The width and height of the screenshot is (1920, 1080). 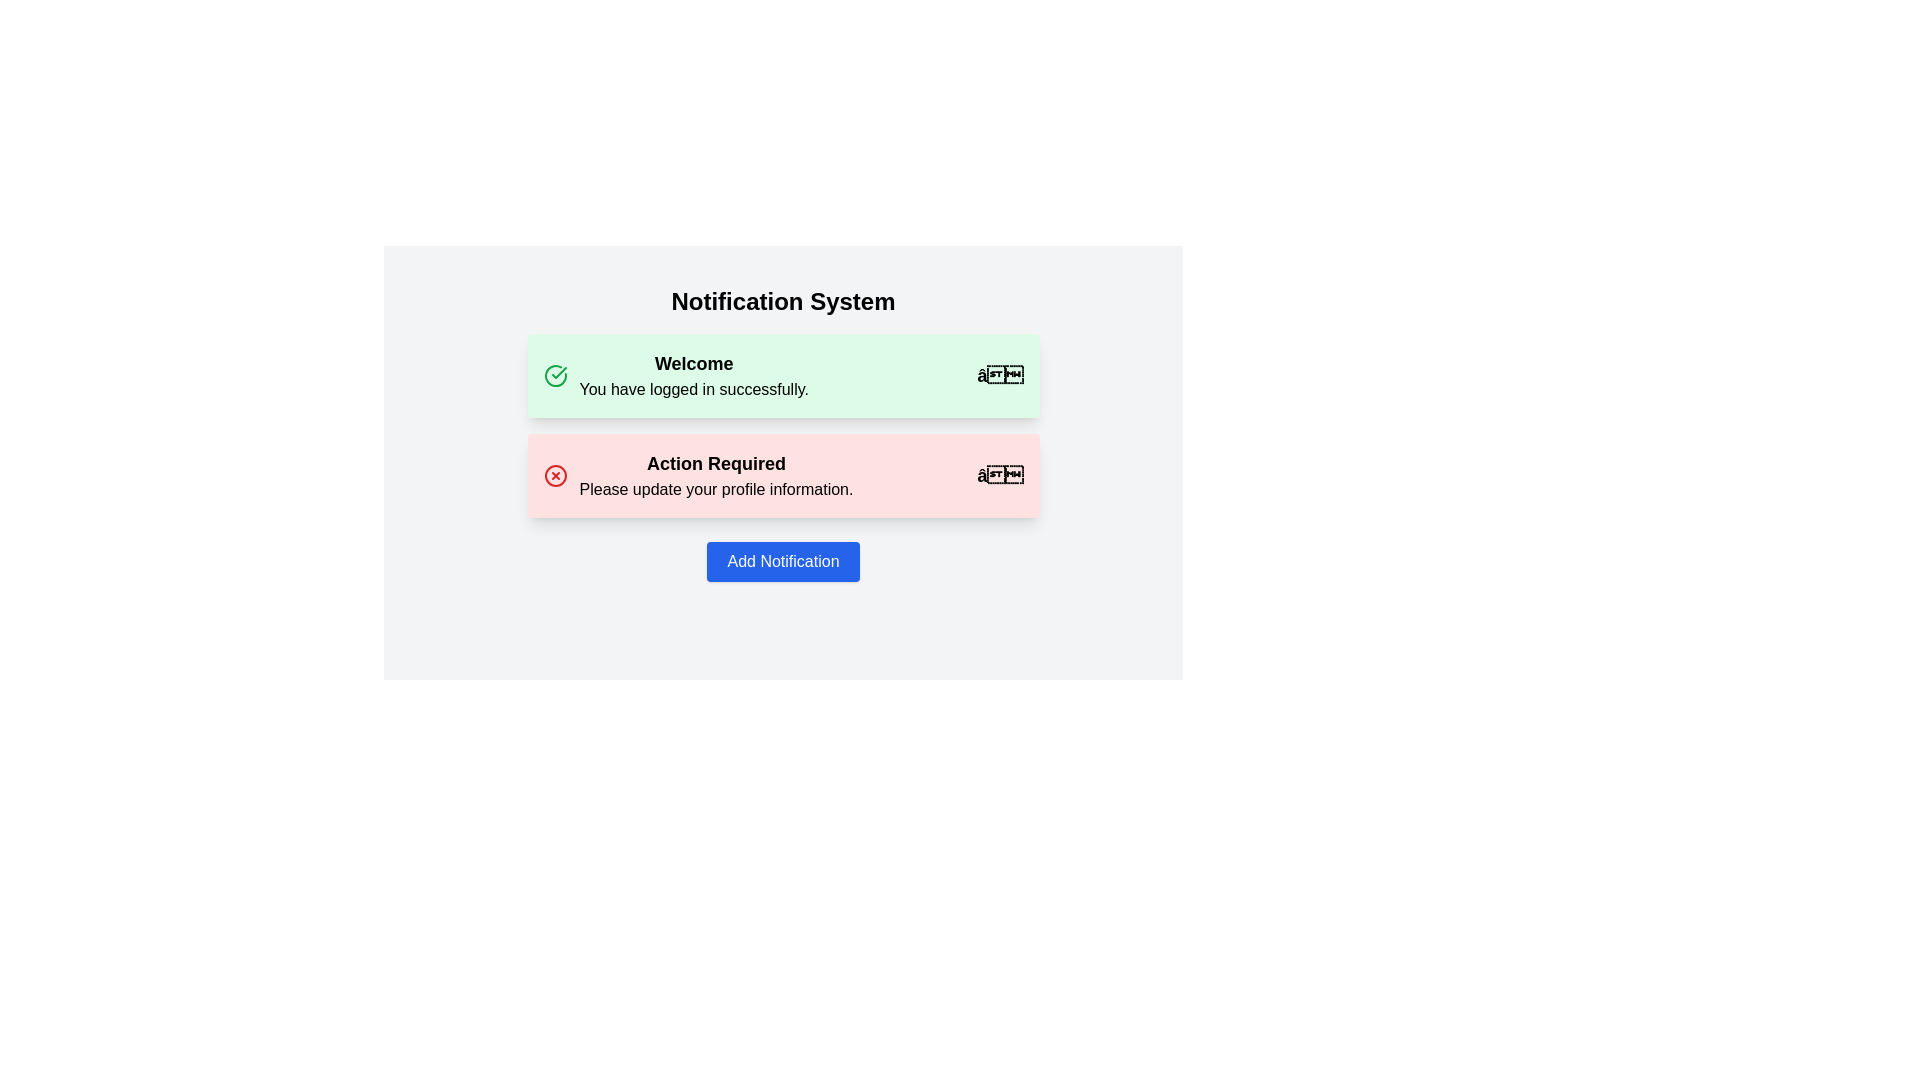 What do you see at coordinates (782, 301) in the screenshot?
I see `text element styled as a bold and large-sized title reading 'Notification System' located at the top of the section above notifications and the 'Add Notification' button` at bounding box center [782, 301].